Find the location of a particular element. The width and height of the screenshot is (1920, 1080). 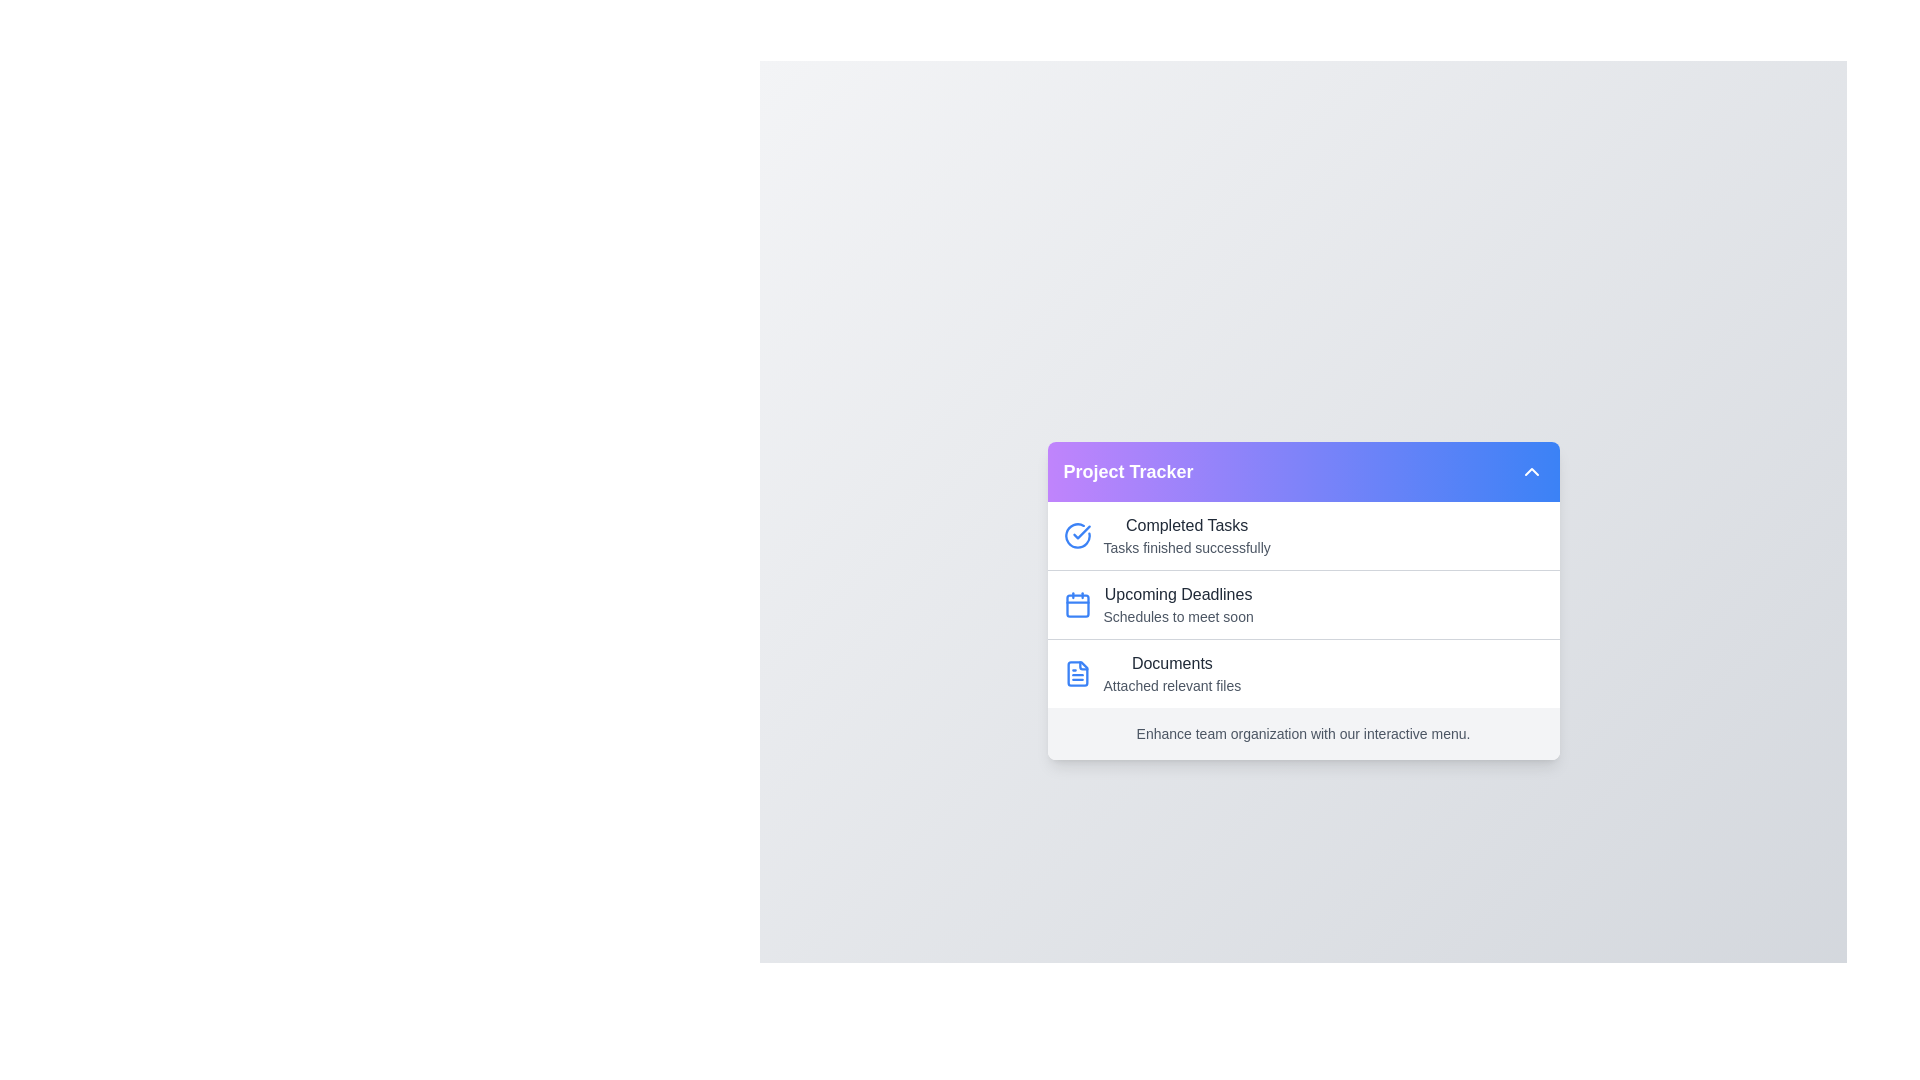

the list item corresponding to Completed Tasks is located at coordinates (1303, 535).